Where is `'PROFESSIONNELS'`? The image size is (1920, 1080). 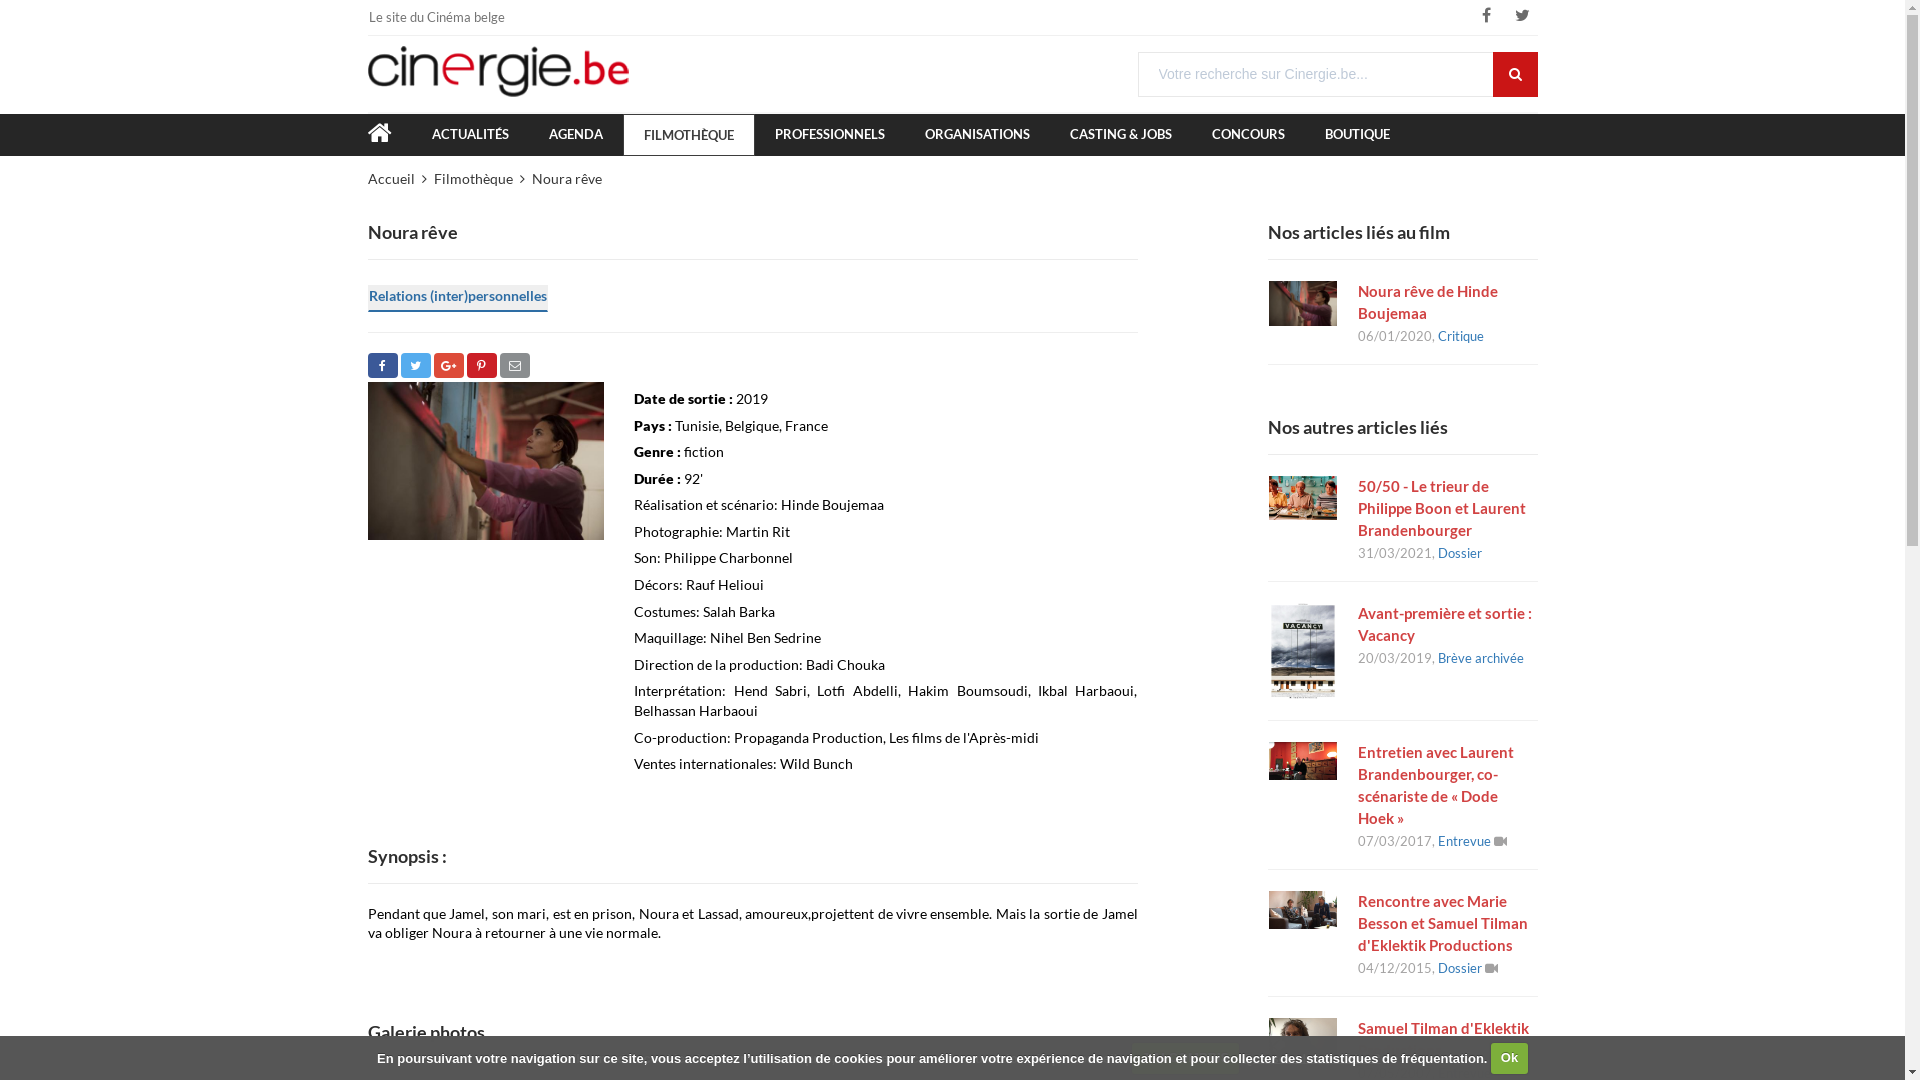 'PROFESSIONNELS' is located at coordinates (829, 134).